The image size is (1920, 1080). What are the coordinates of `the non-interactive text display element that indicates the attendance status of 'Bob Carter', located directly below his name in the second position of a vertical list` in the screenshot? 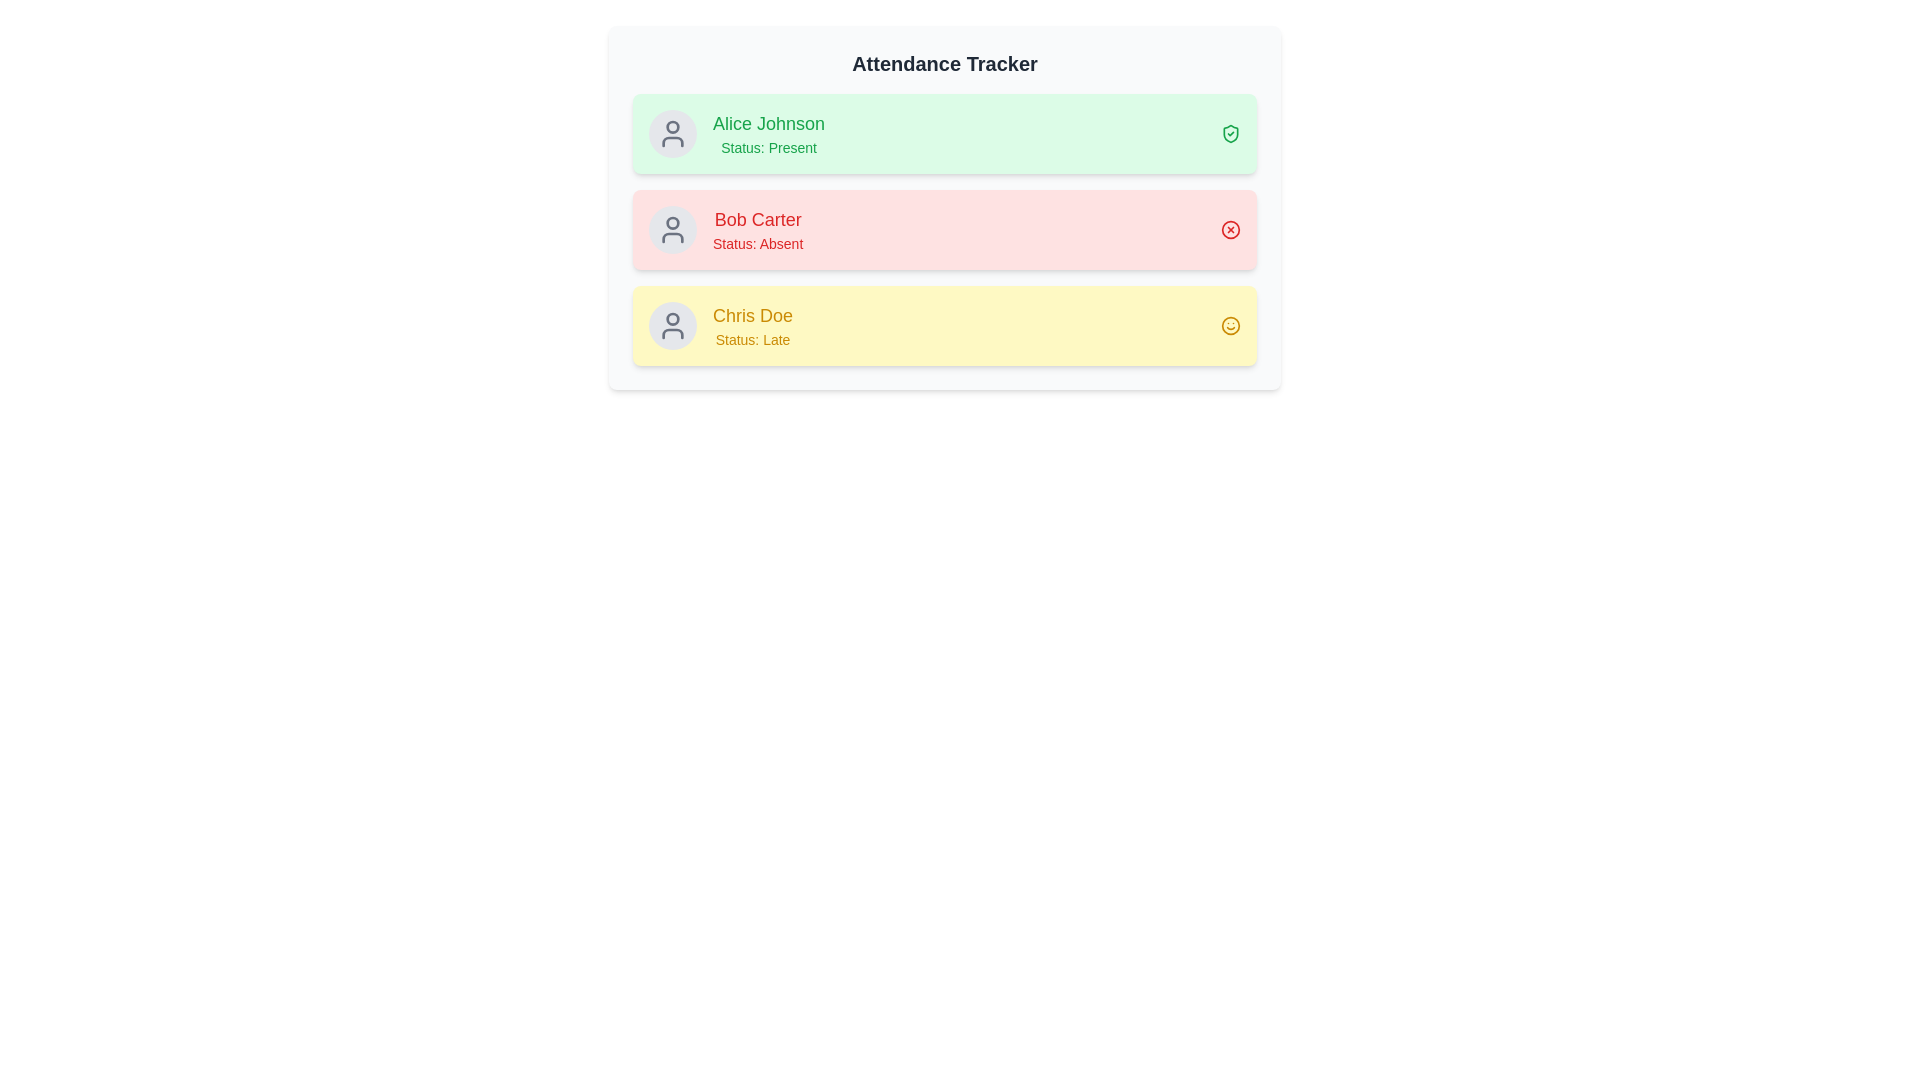 It's located at (757, 242).